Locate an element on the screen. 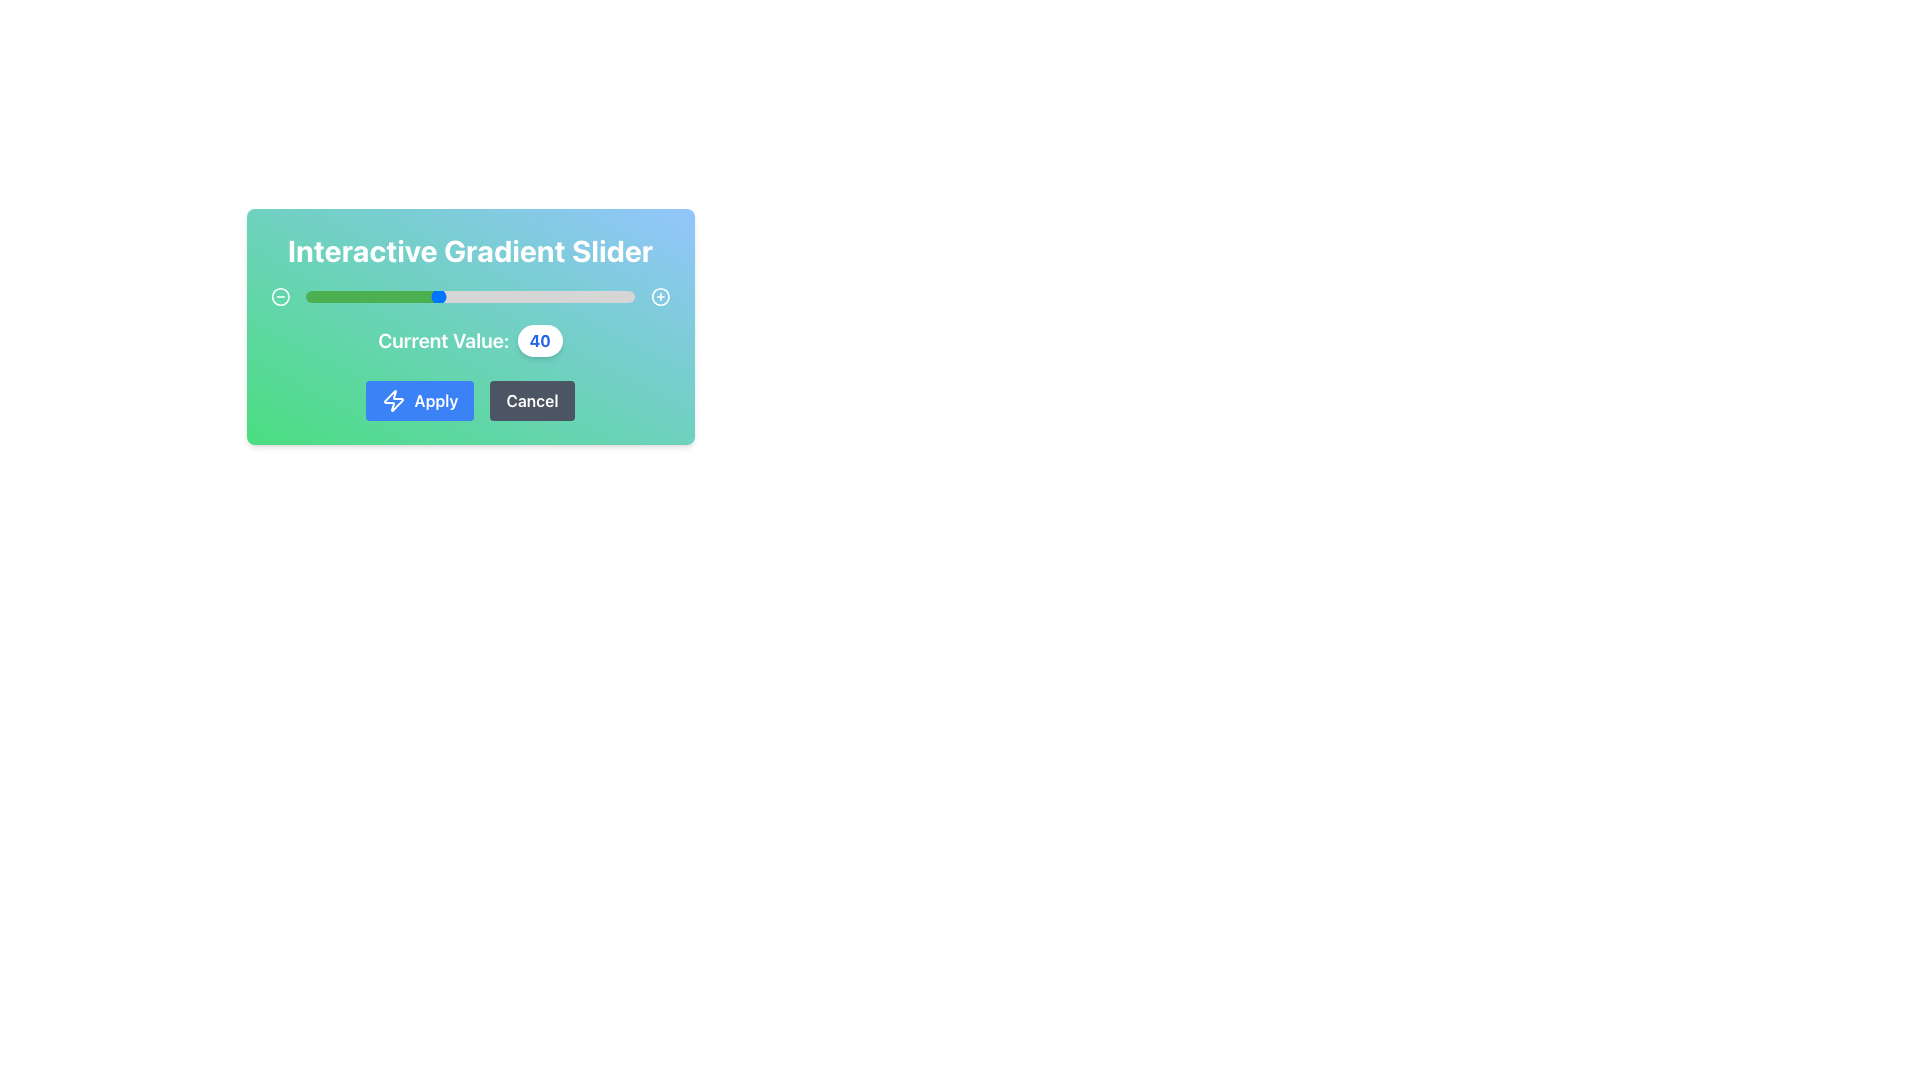 Image resolution: width=1920 pixels, height=1080 pixels. the slider is located at coordinates (596, 297).